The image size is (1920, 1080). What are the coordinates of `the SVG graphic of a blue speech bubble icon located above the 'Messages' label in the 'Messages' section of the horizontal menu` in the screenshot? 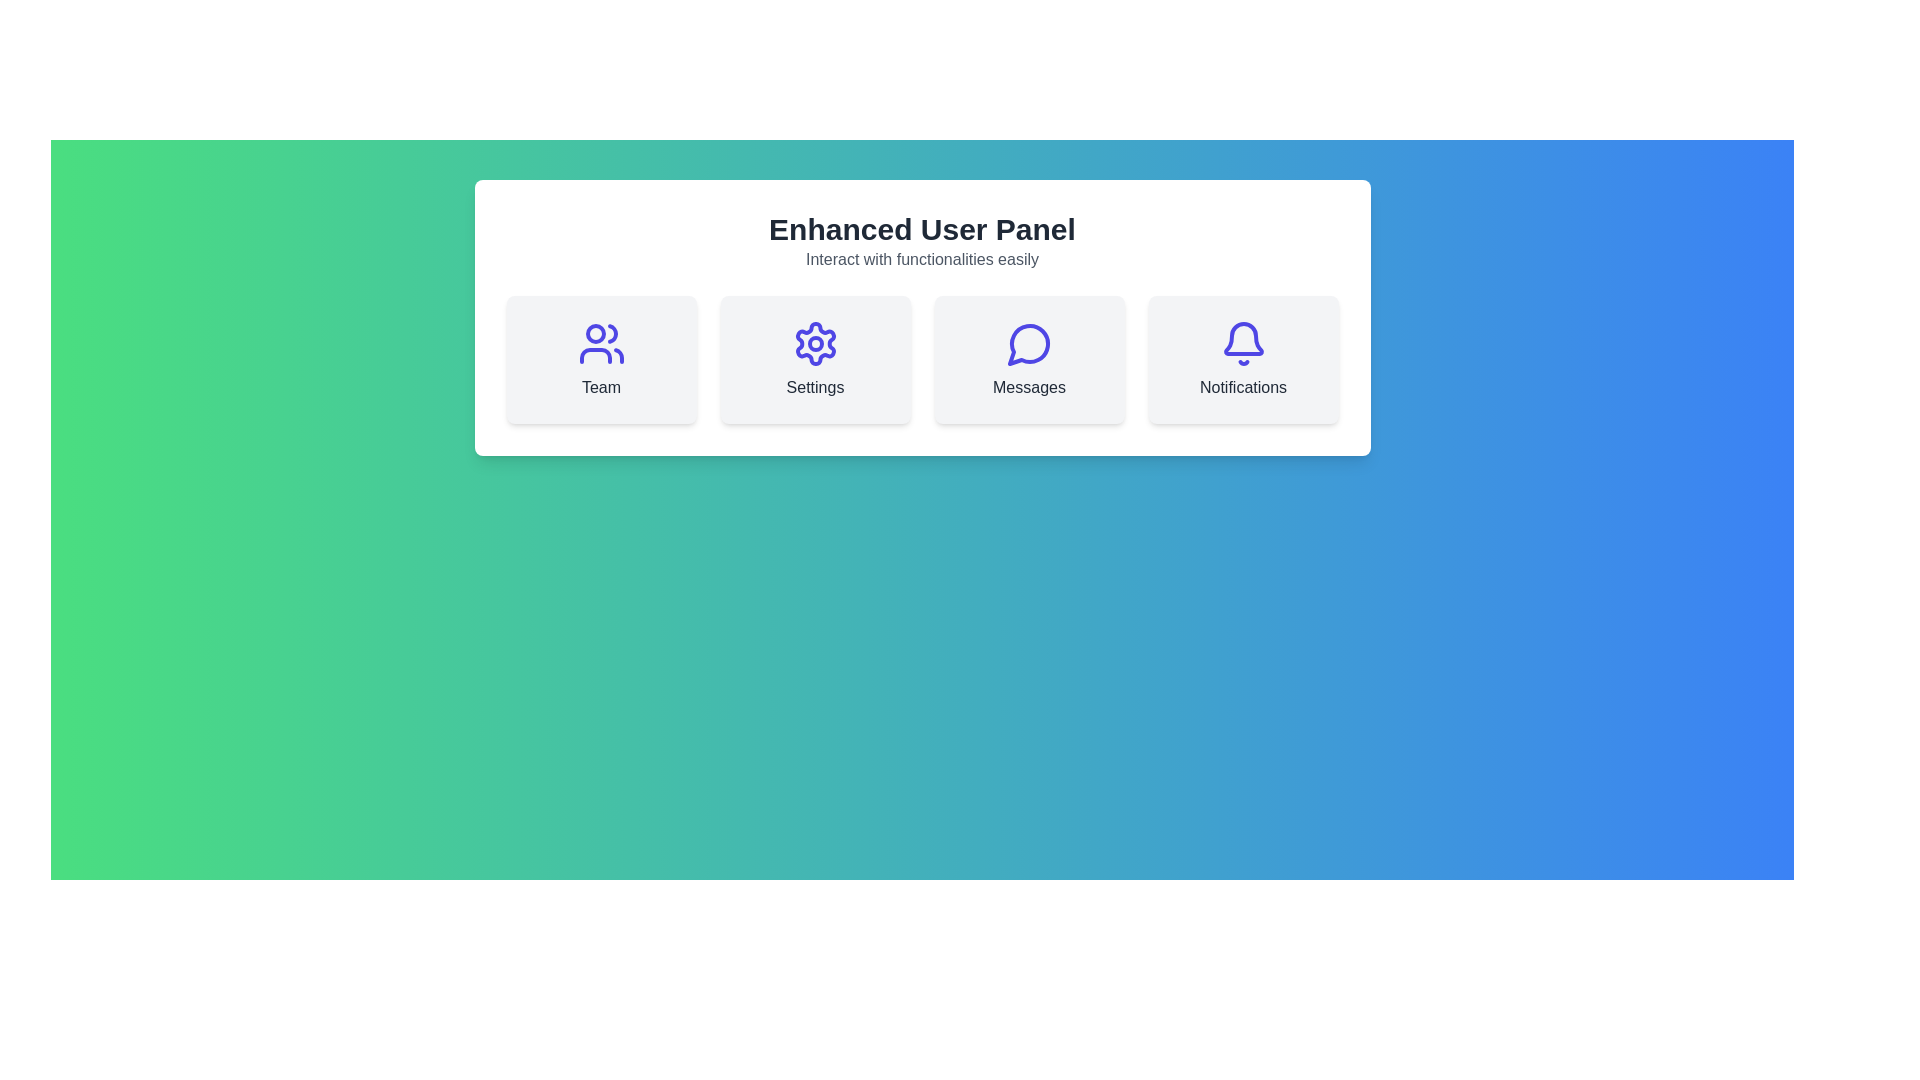 It's located at (1029, 342).